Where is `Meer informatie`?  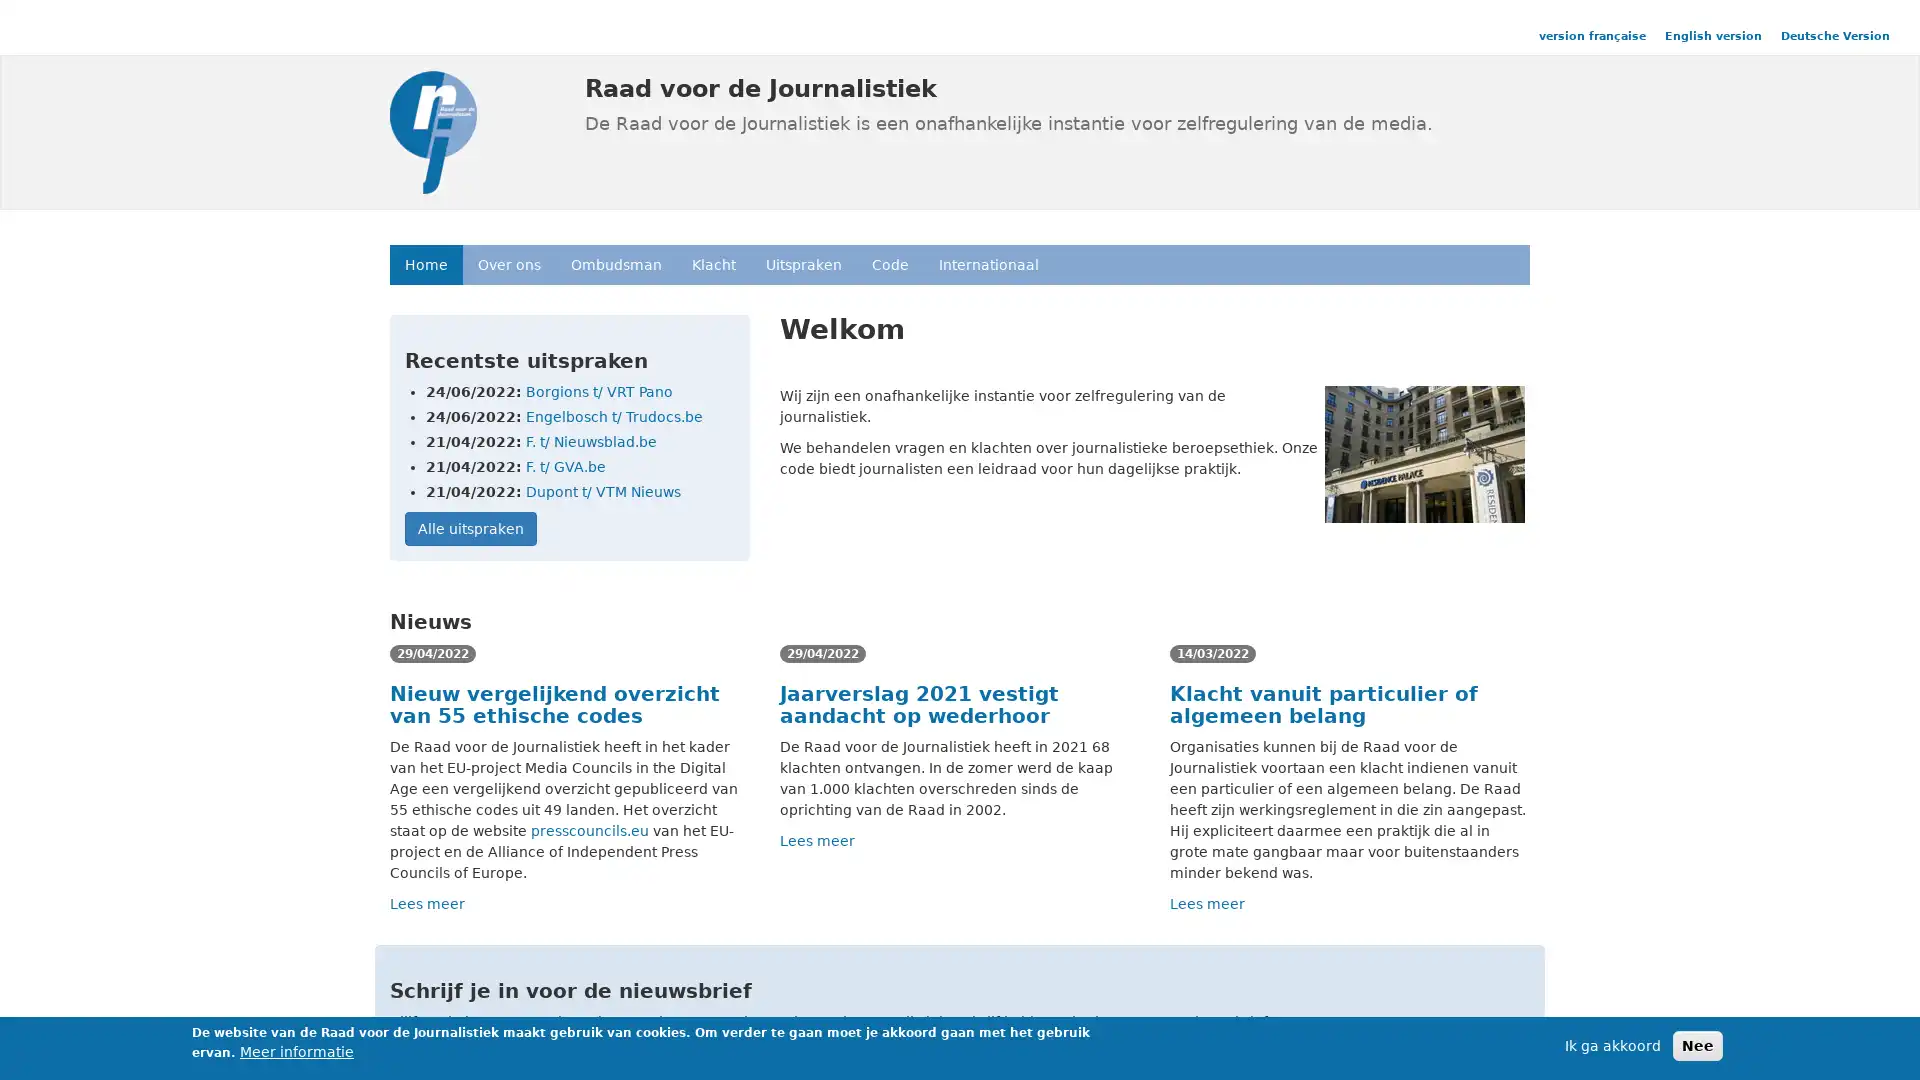
Meer informatie is located at coordinates (296, 1051).